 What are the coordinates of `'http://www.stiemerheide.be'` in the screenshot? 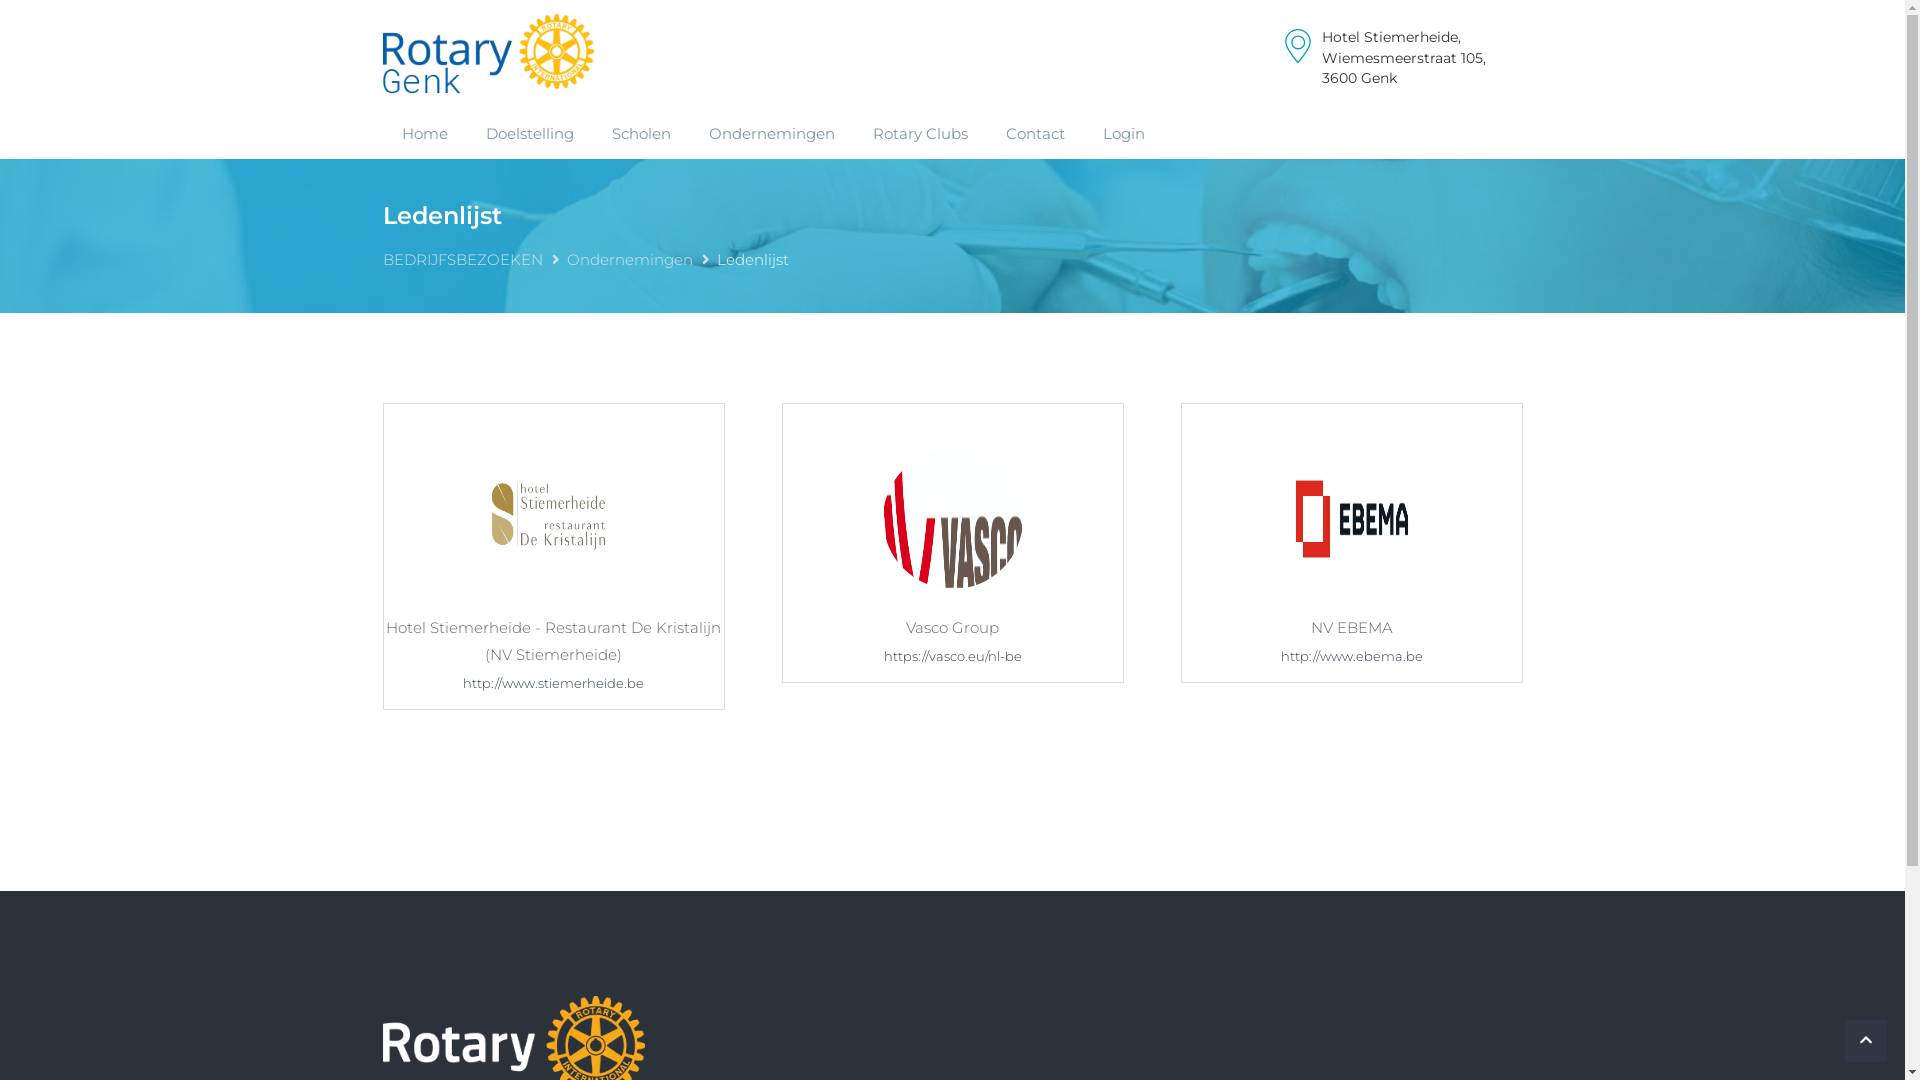 It's located at (553, 681).